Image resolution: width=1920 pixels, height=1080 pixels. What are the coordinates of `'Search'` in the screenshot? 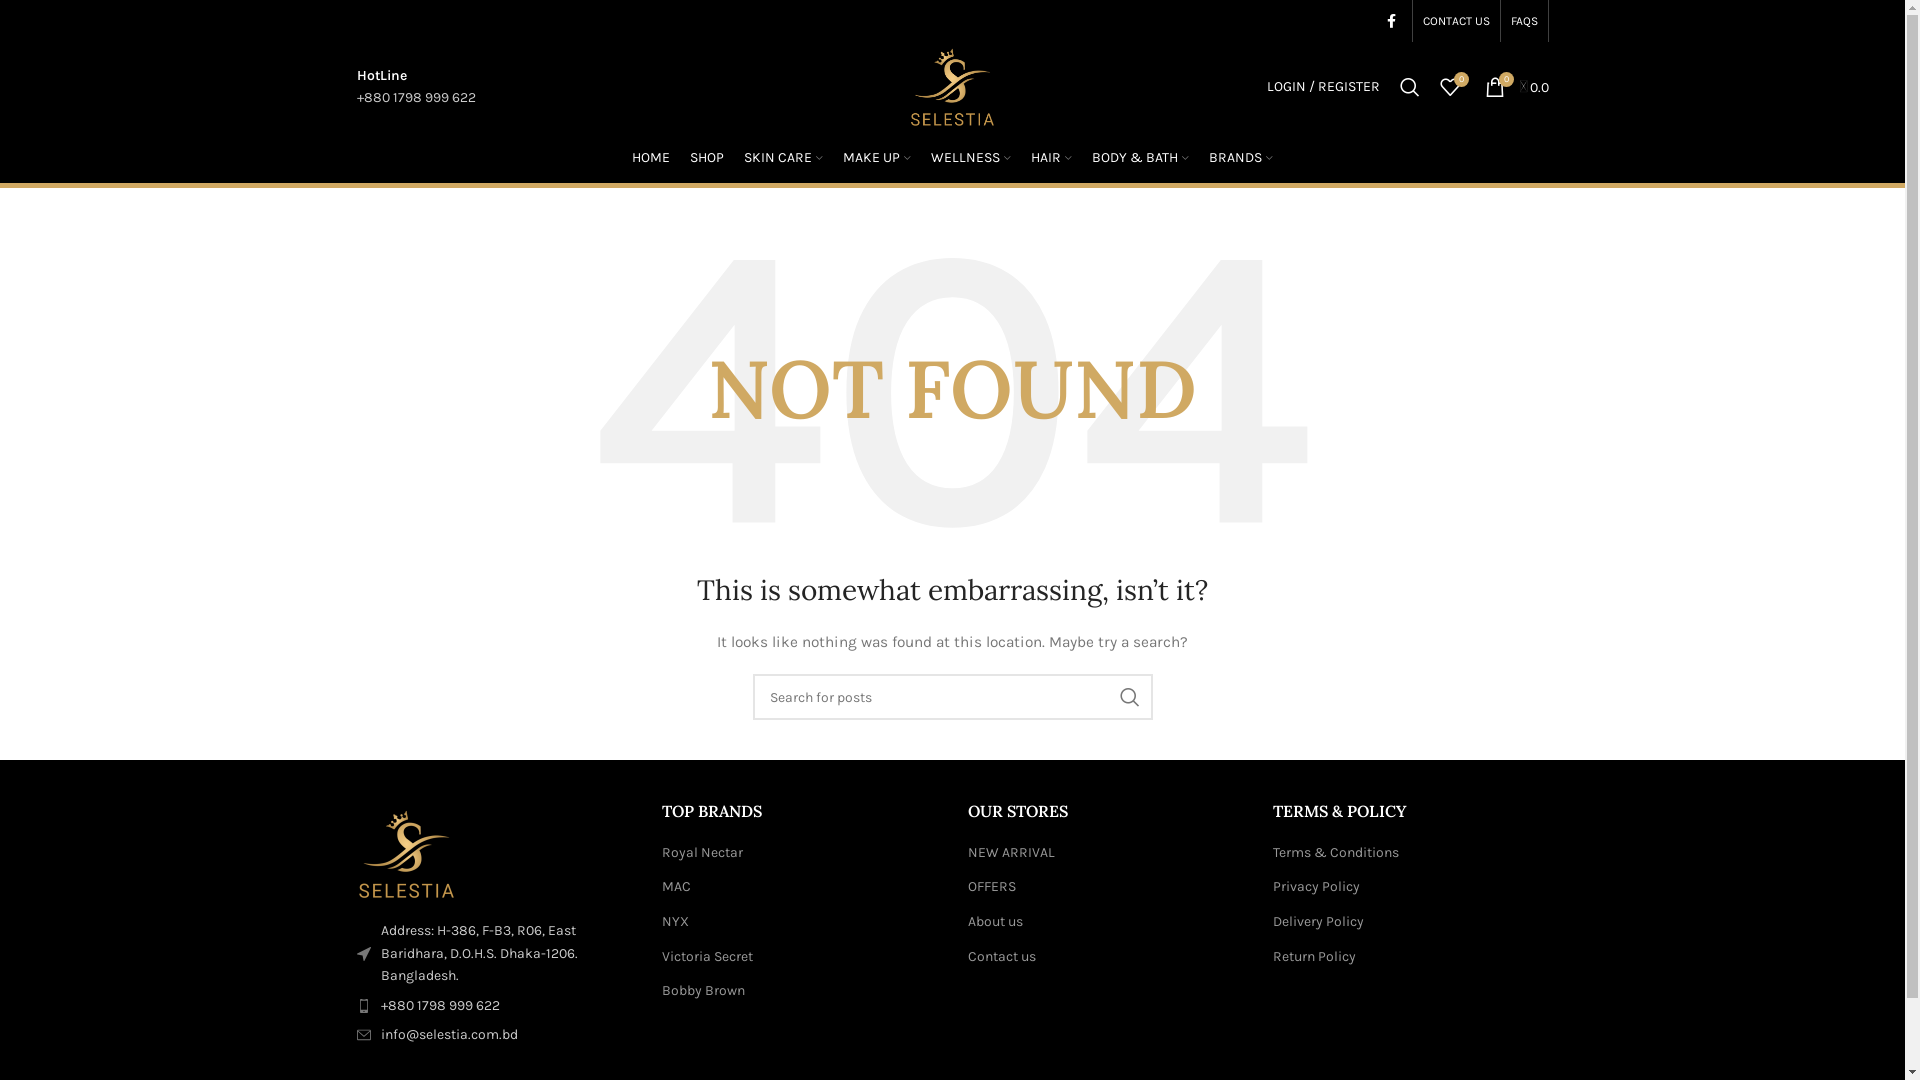 It's located at (1409, 86).